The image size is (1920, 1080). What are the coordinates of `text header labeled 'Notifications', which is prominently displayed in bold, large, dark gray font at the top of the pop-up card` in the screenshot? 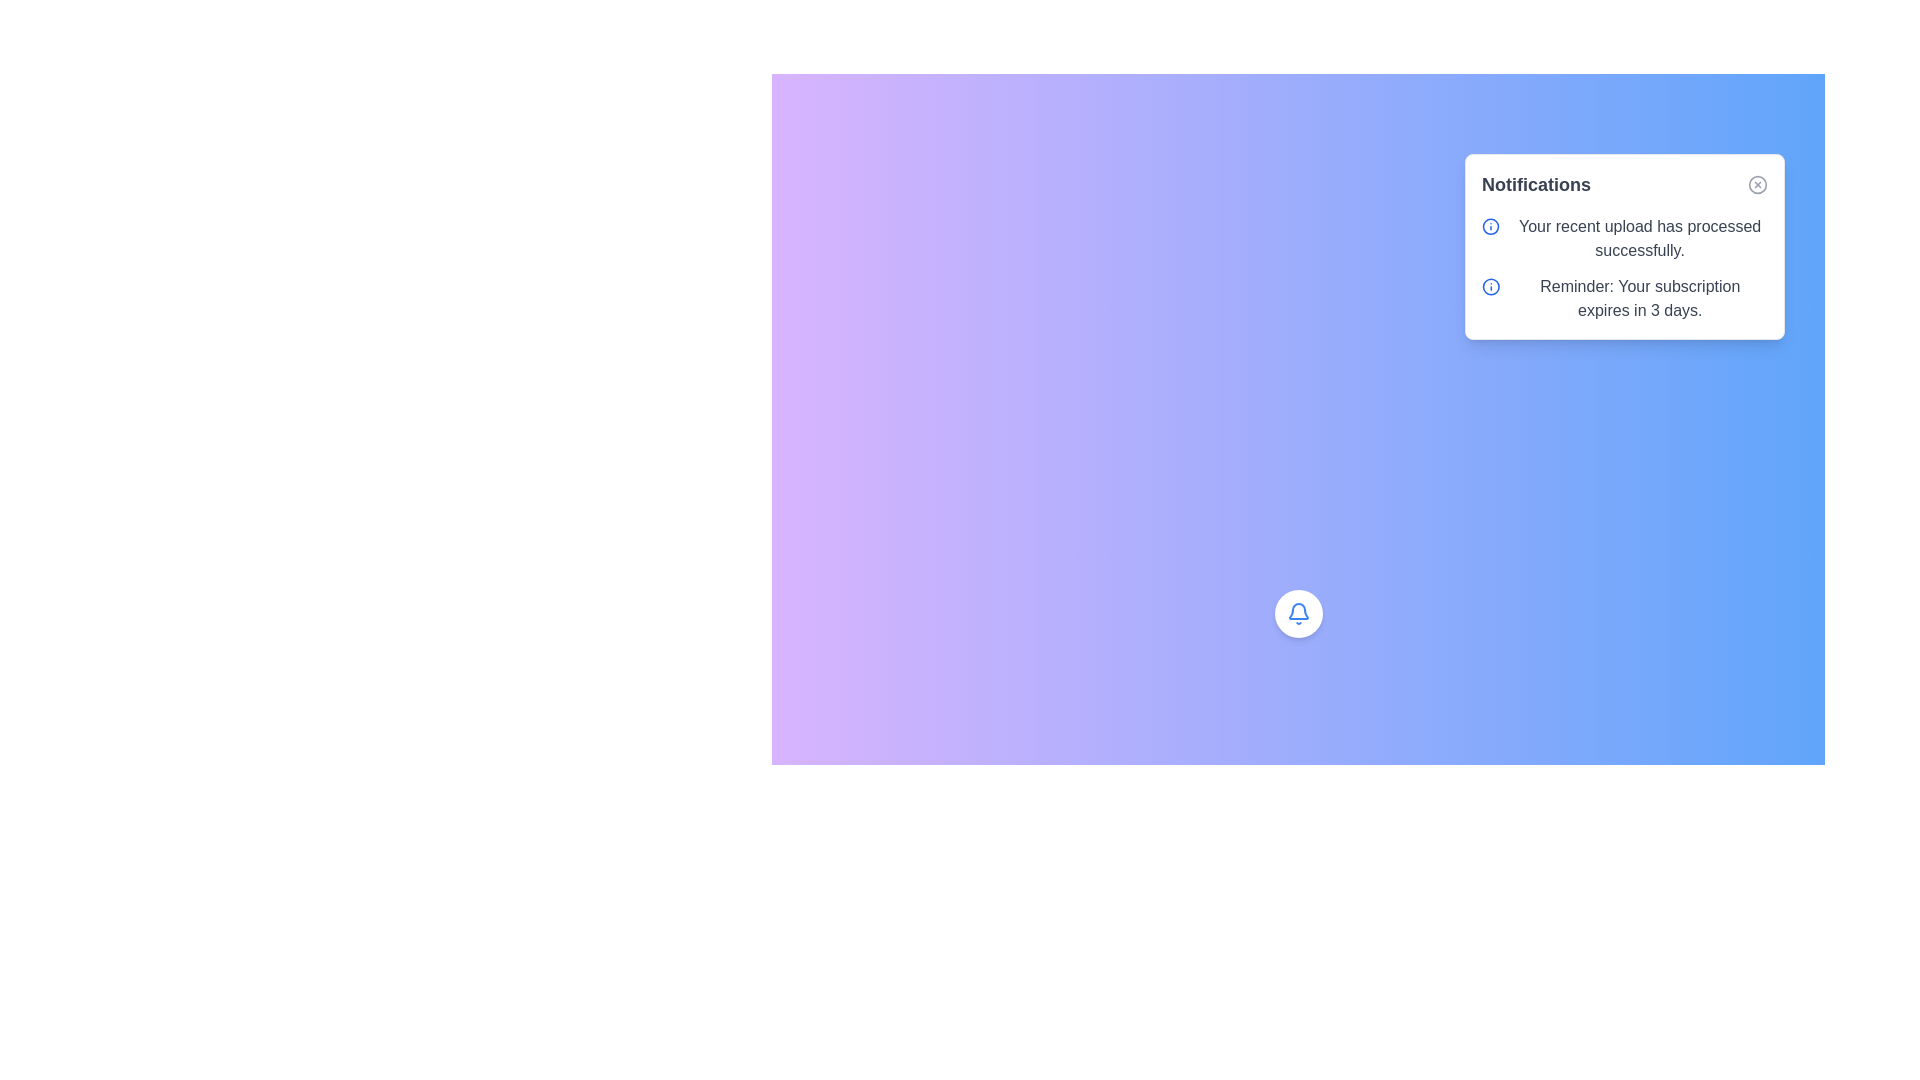 It's located at (1535, 185).